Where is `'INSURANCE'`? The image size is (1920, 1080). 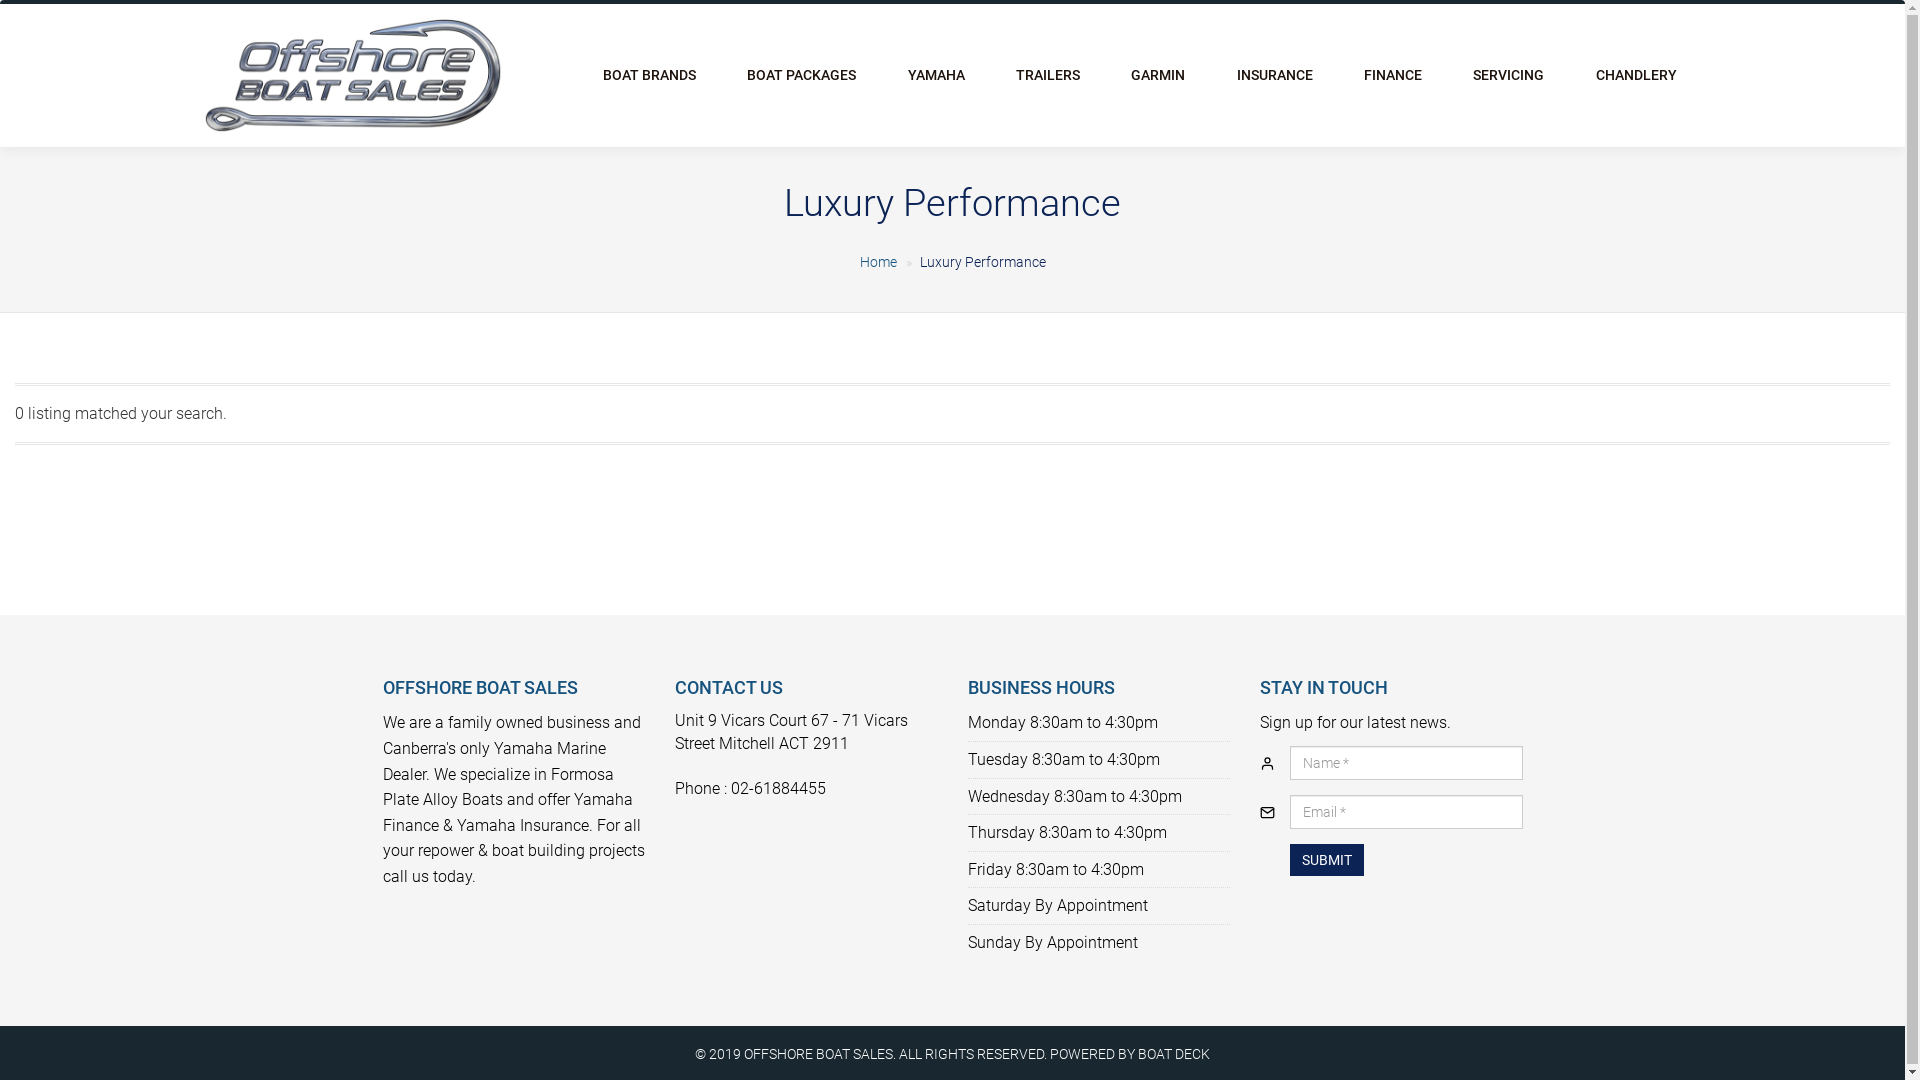
'INSURANCE' is located at coordinates (1273, 74).